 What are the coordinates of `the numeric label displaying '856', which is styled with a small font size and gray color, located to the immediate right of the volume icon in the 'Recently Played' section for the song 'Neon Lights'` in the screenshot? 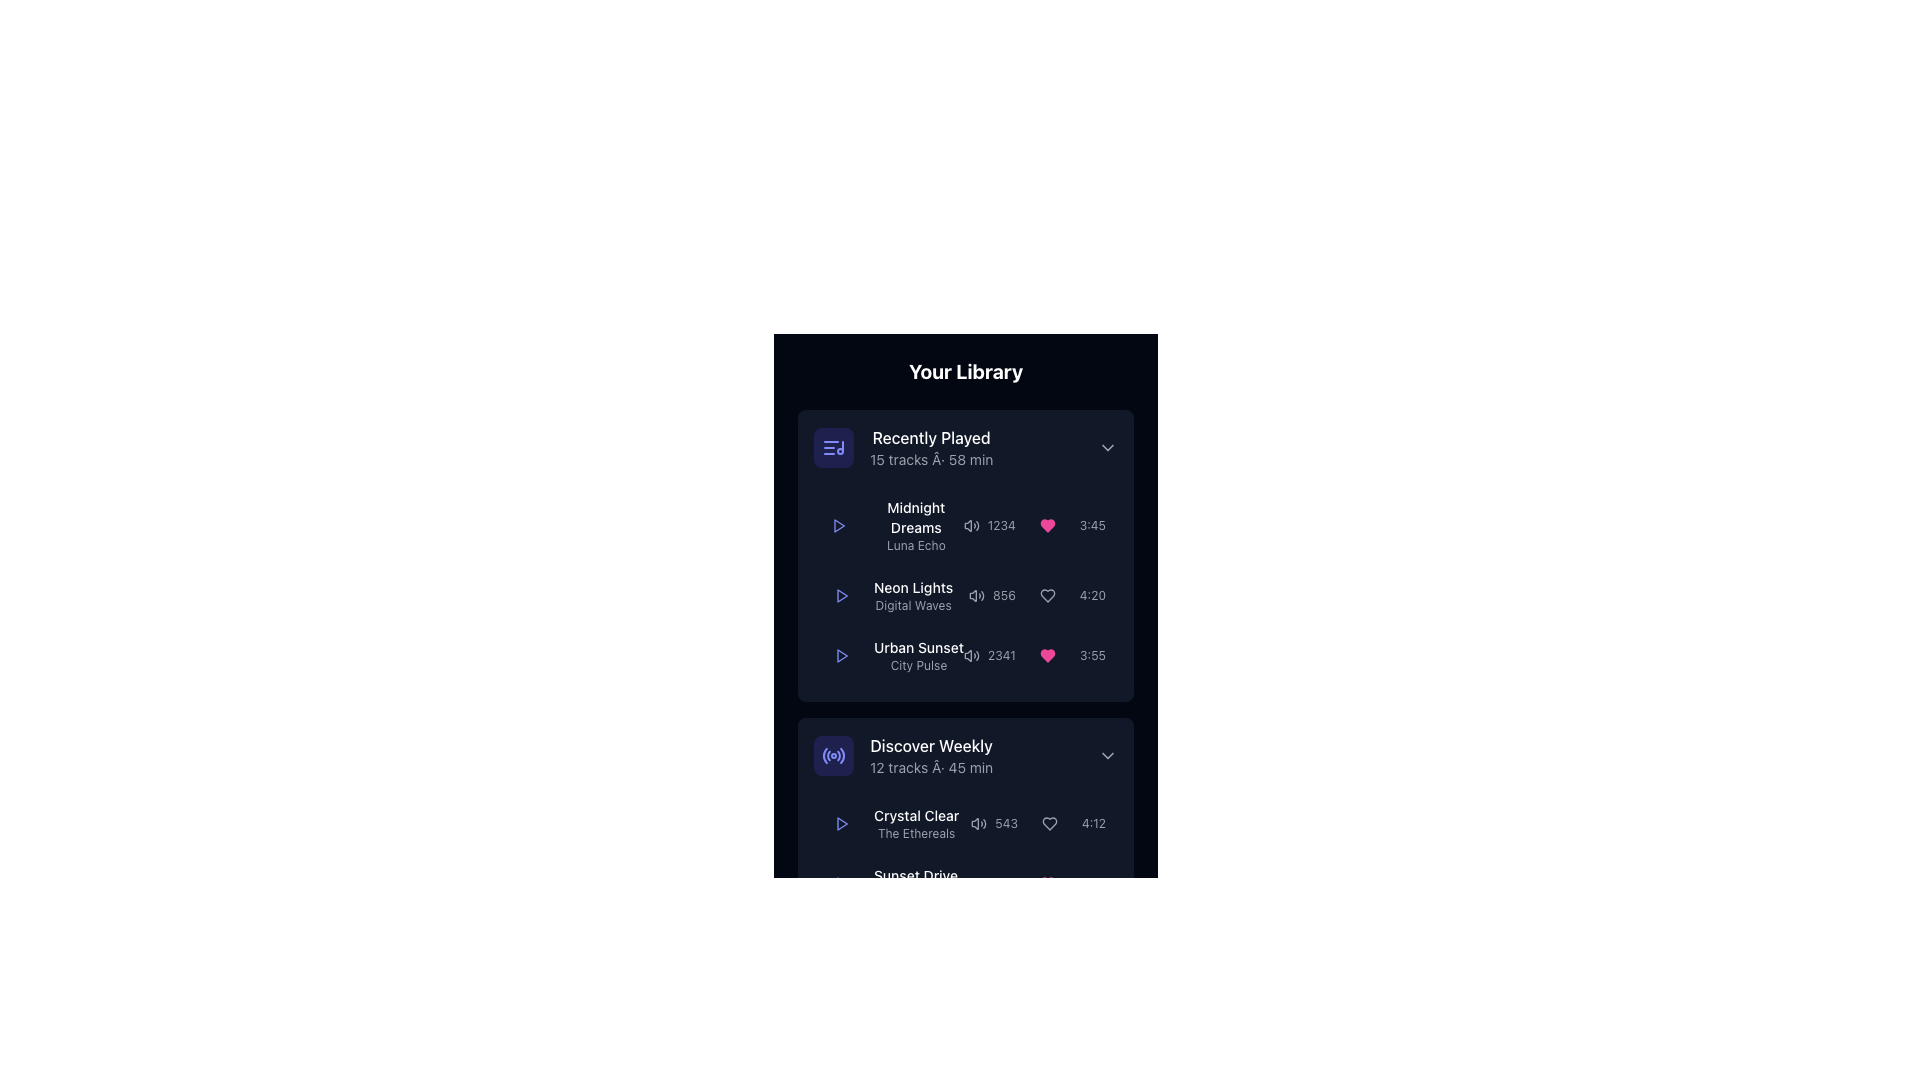 It's located at (1004, 595).